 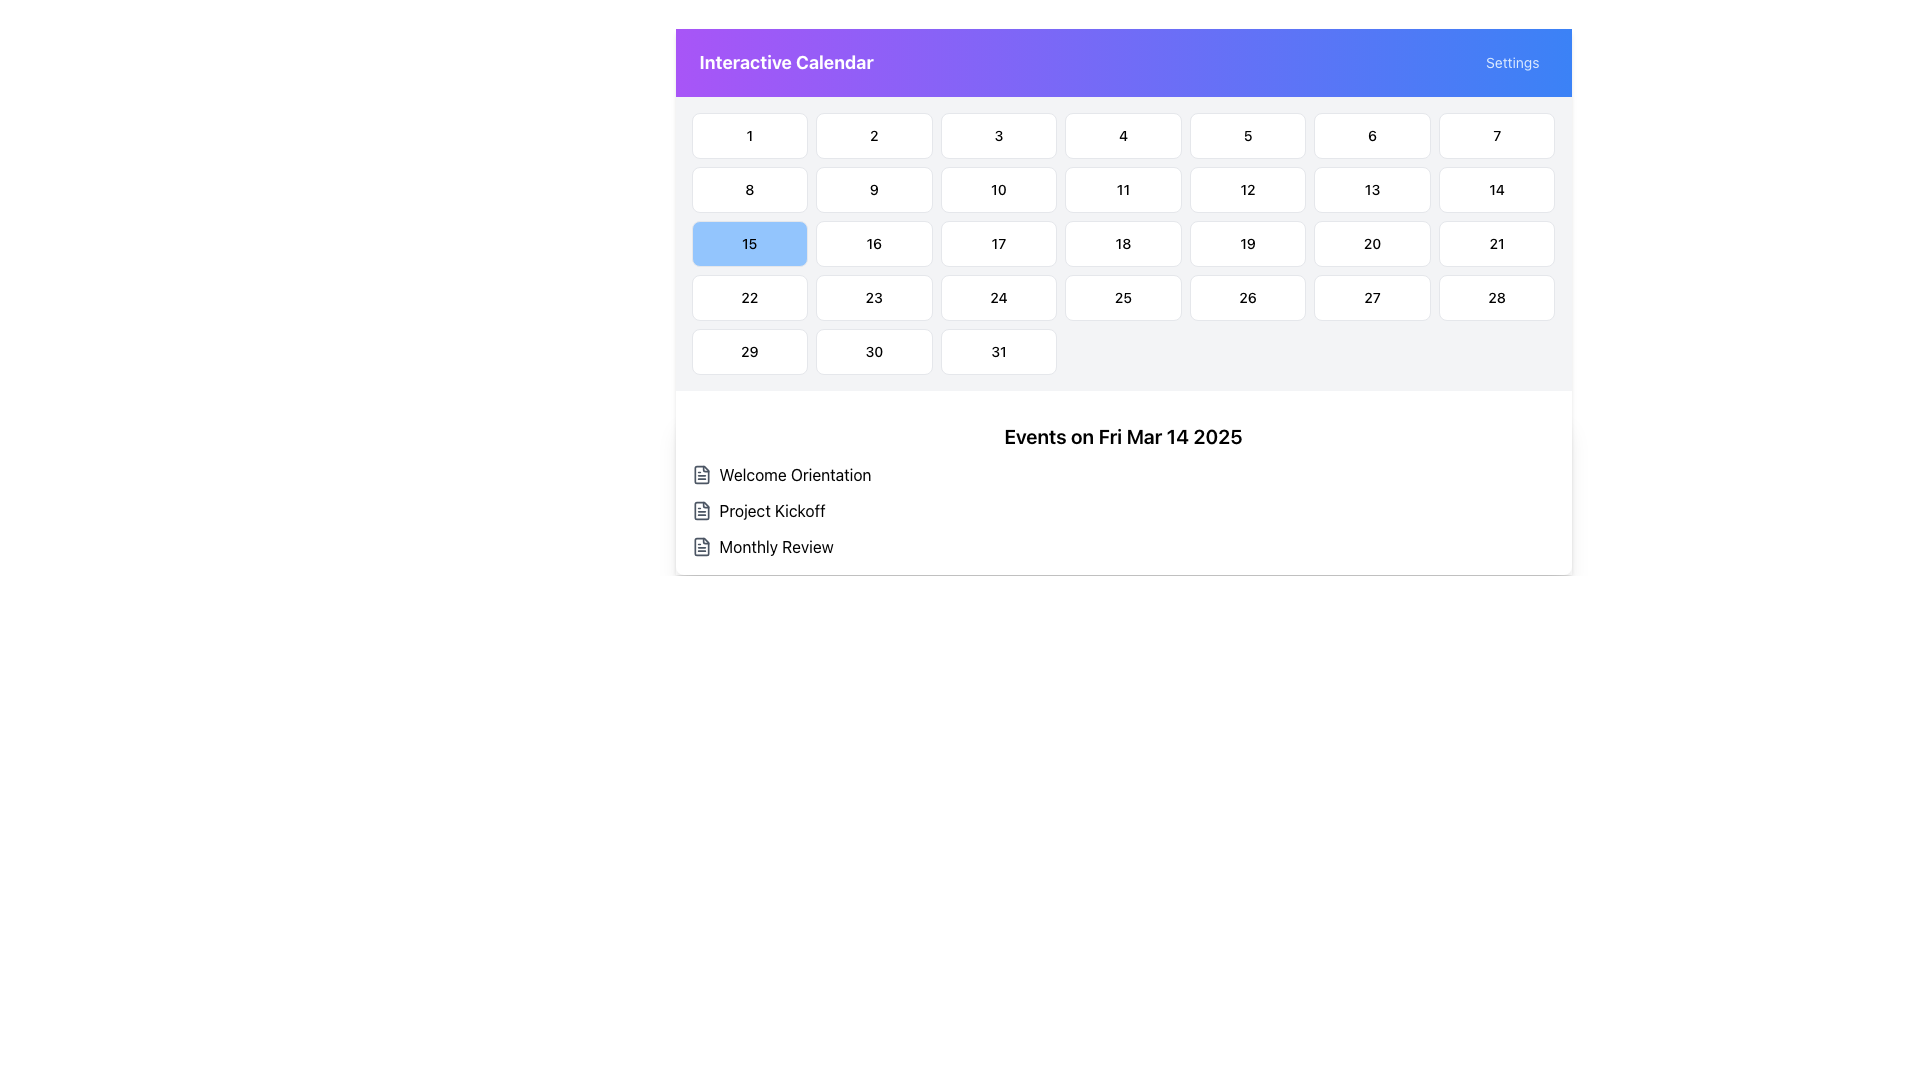 What do you see at coordinates (1371, 242) in the screenshot?
I see `the calendar day cell displaying the text '20', located in the fourth row and third column of the grid layout` at bounding box center [1371, 242].